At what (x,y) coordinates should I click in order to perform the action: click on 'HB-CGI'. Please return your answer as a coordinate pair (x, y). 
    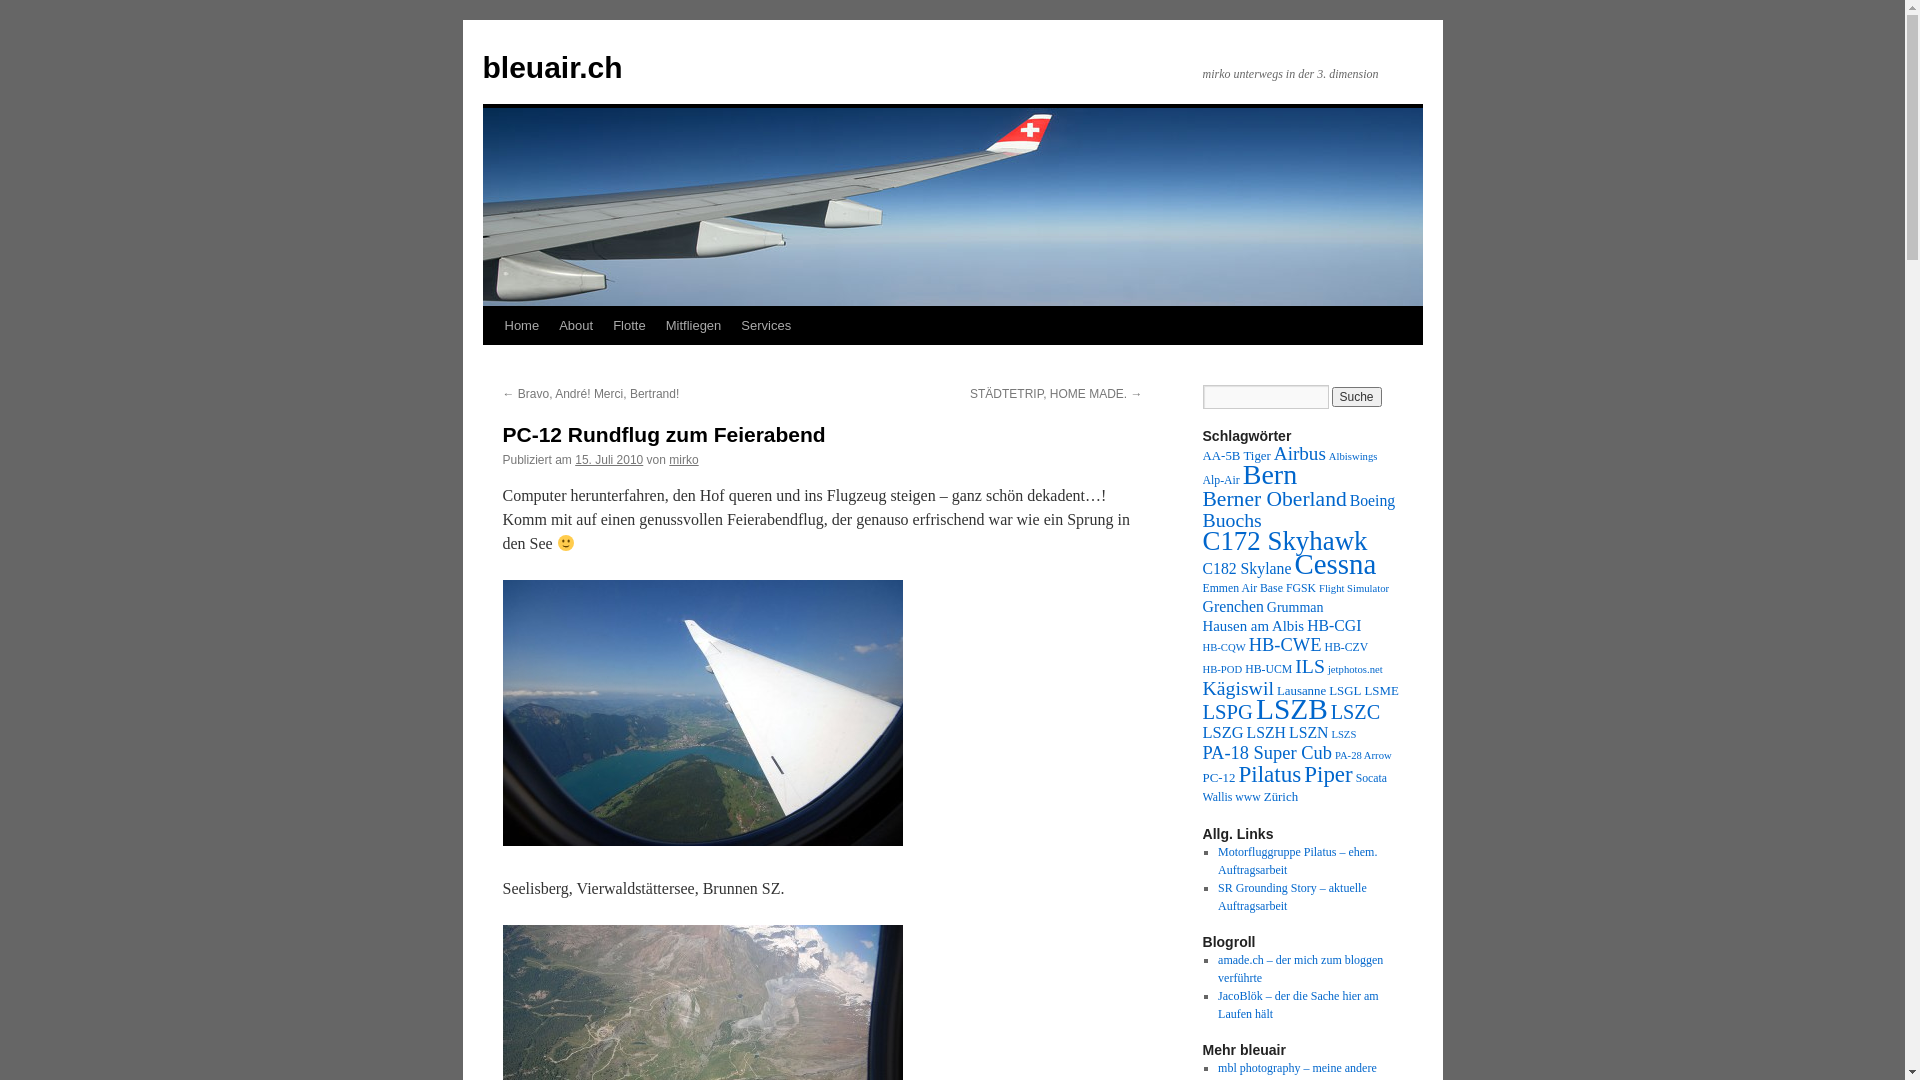
    Looking at the image, I should click on (1334, 624).